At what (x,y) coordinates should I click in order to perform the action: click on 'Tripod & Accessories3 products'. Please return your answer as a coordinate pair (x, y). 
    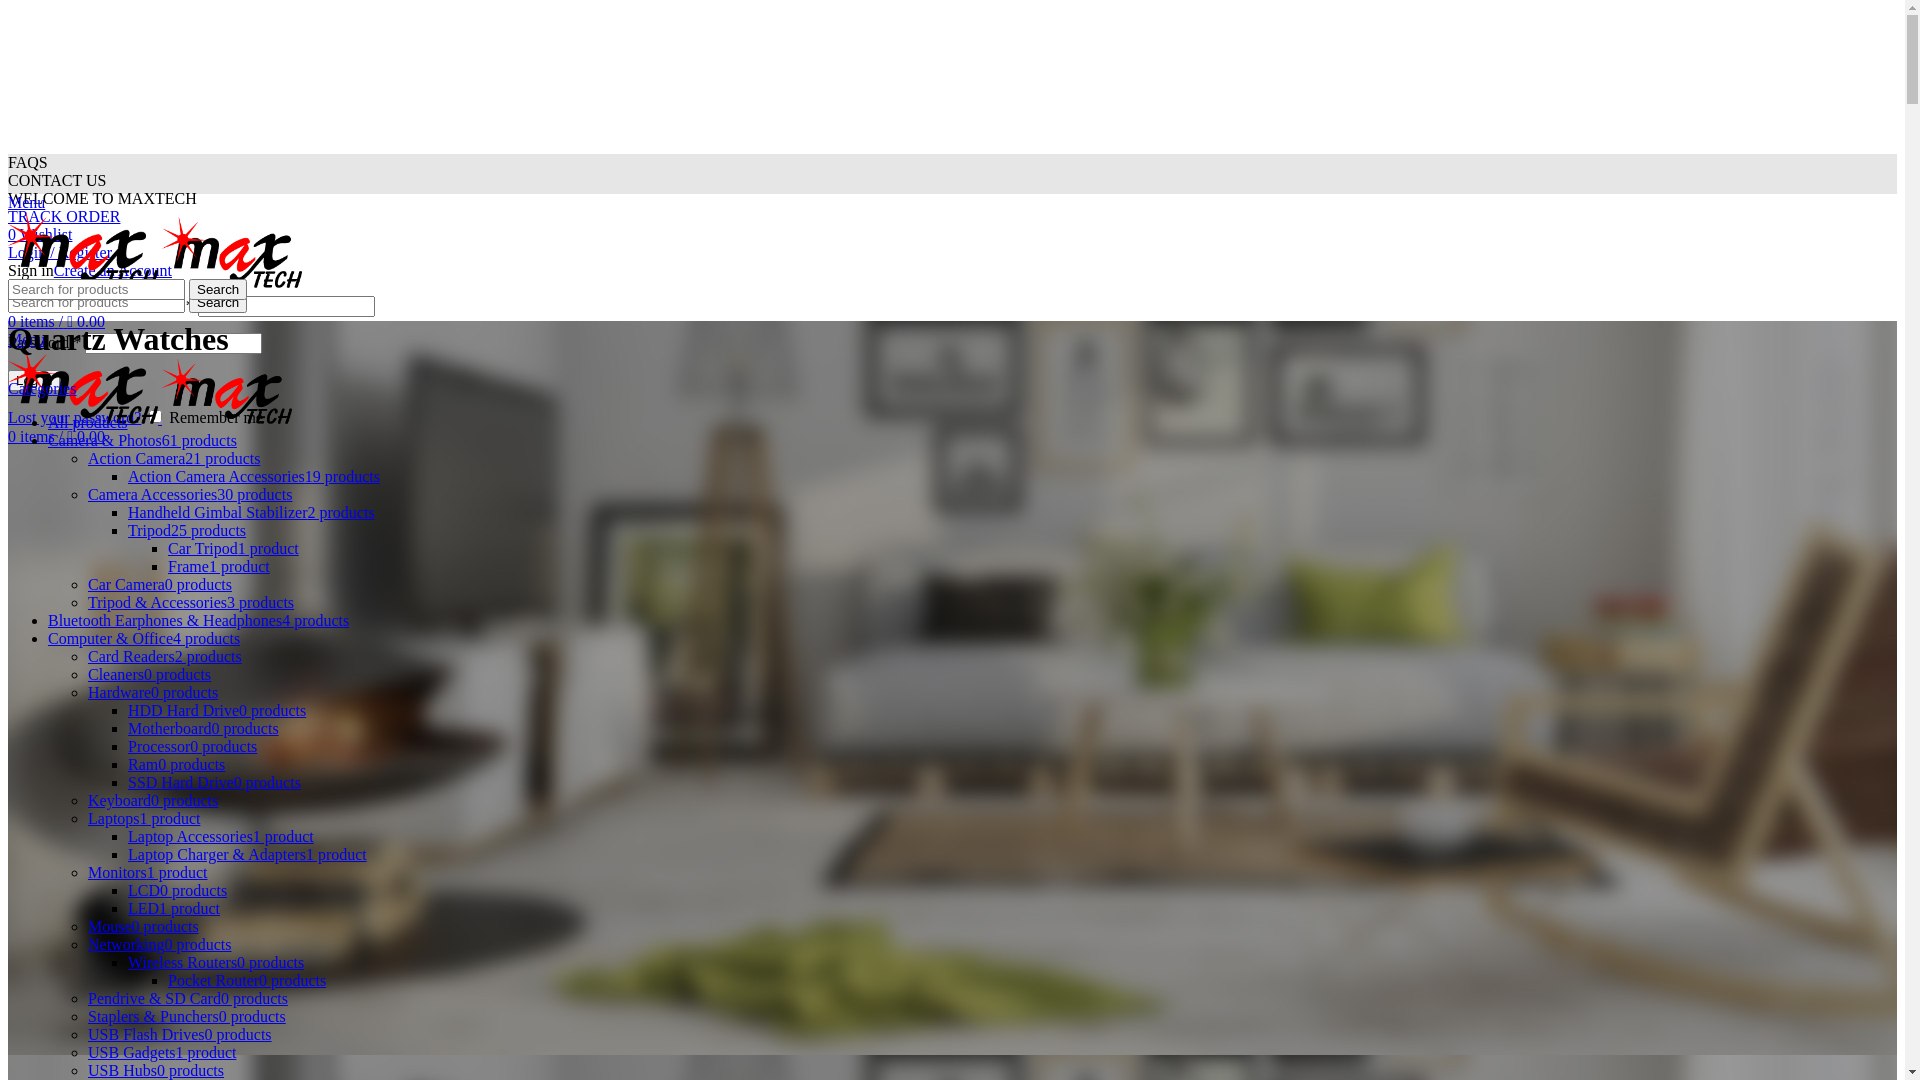
    Looking at the image, I should click on (191, 601).